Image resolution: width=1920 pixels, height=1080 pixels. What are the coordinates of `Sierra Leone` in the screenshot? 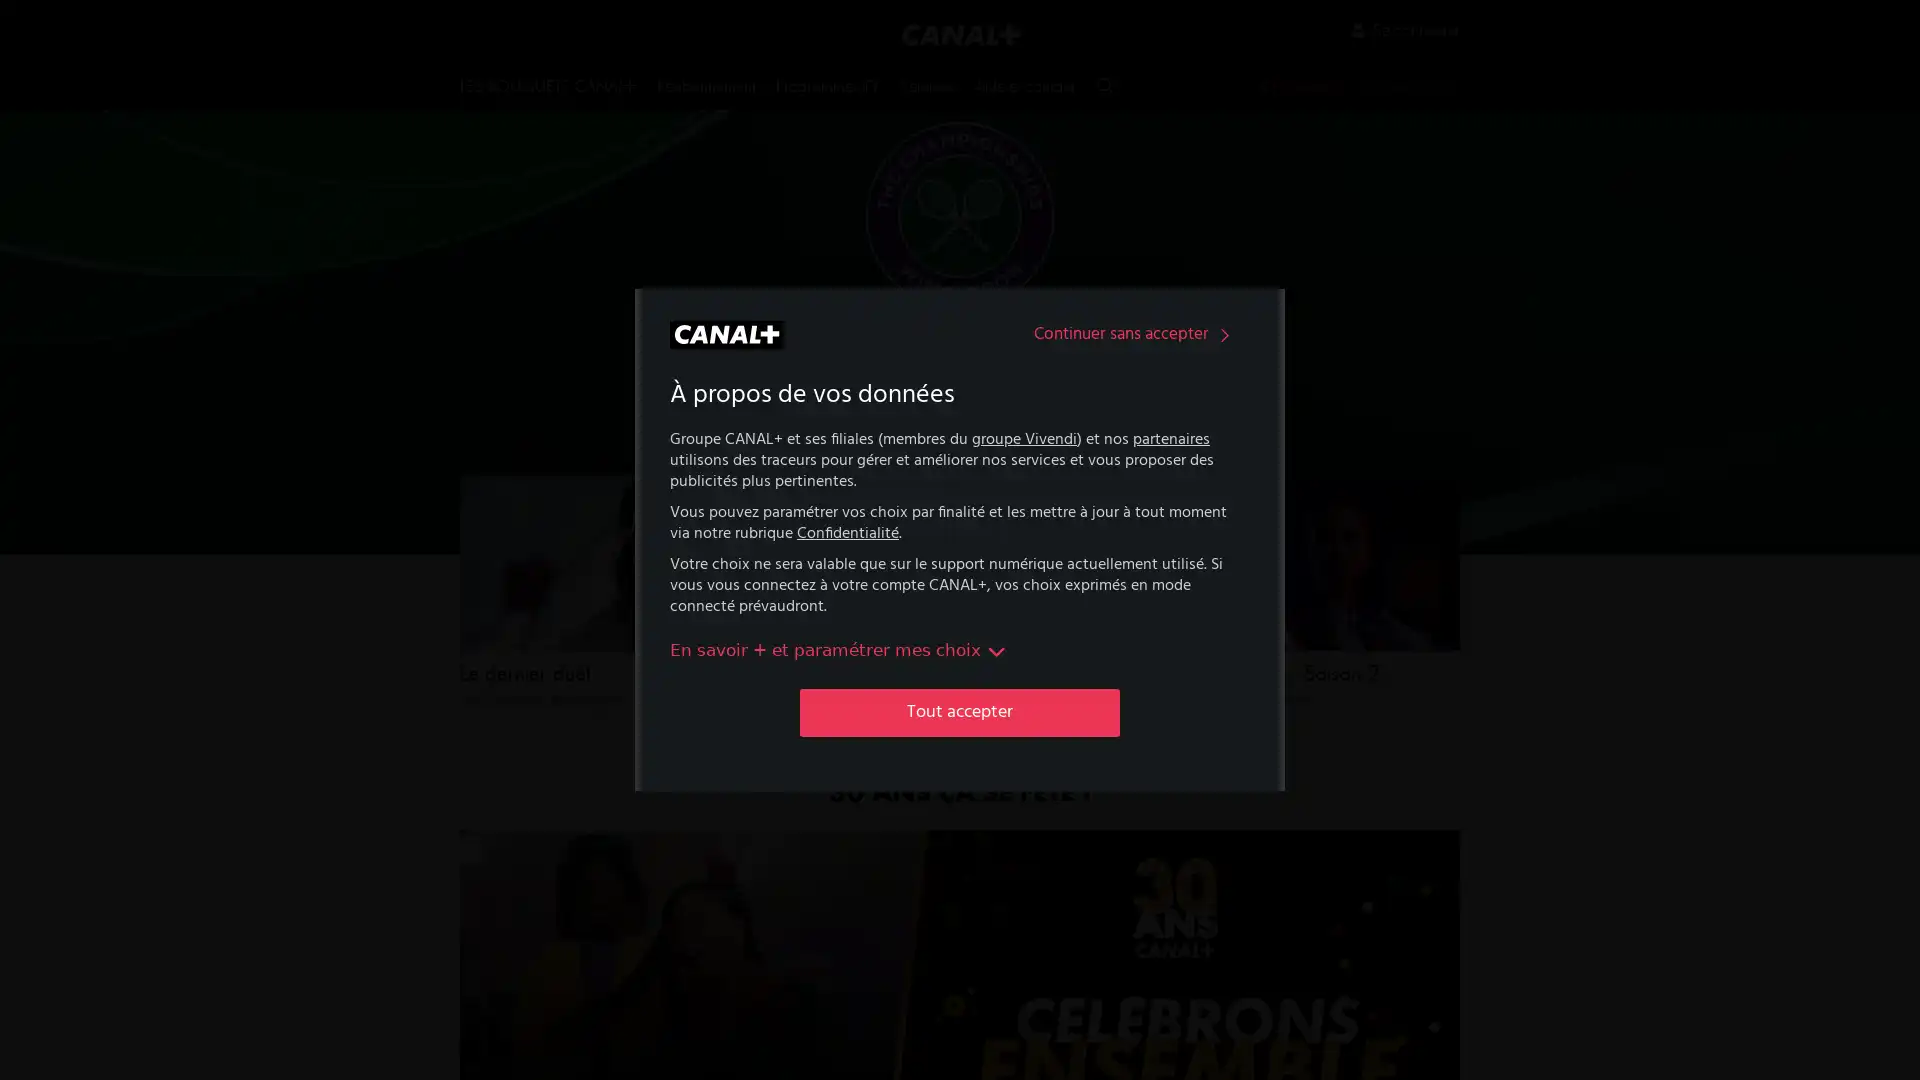 It's located at (1150, 599).